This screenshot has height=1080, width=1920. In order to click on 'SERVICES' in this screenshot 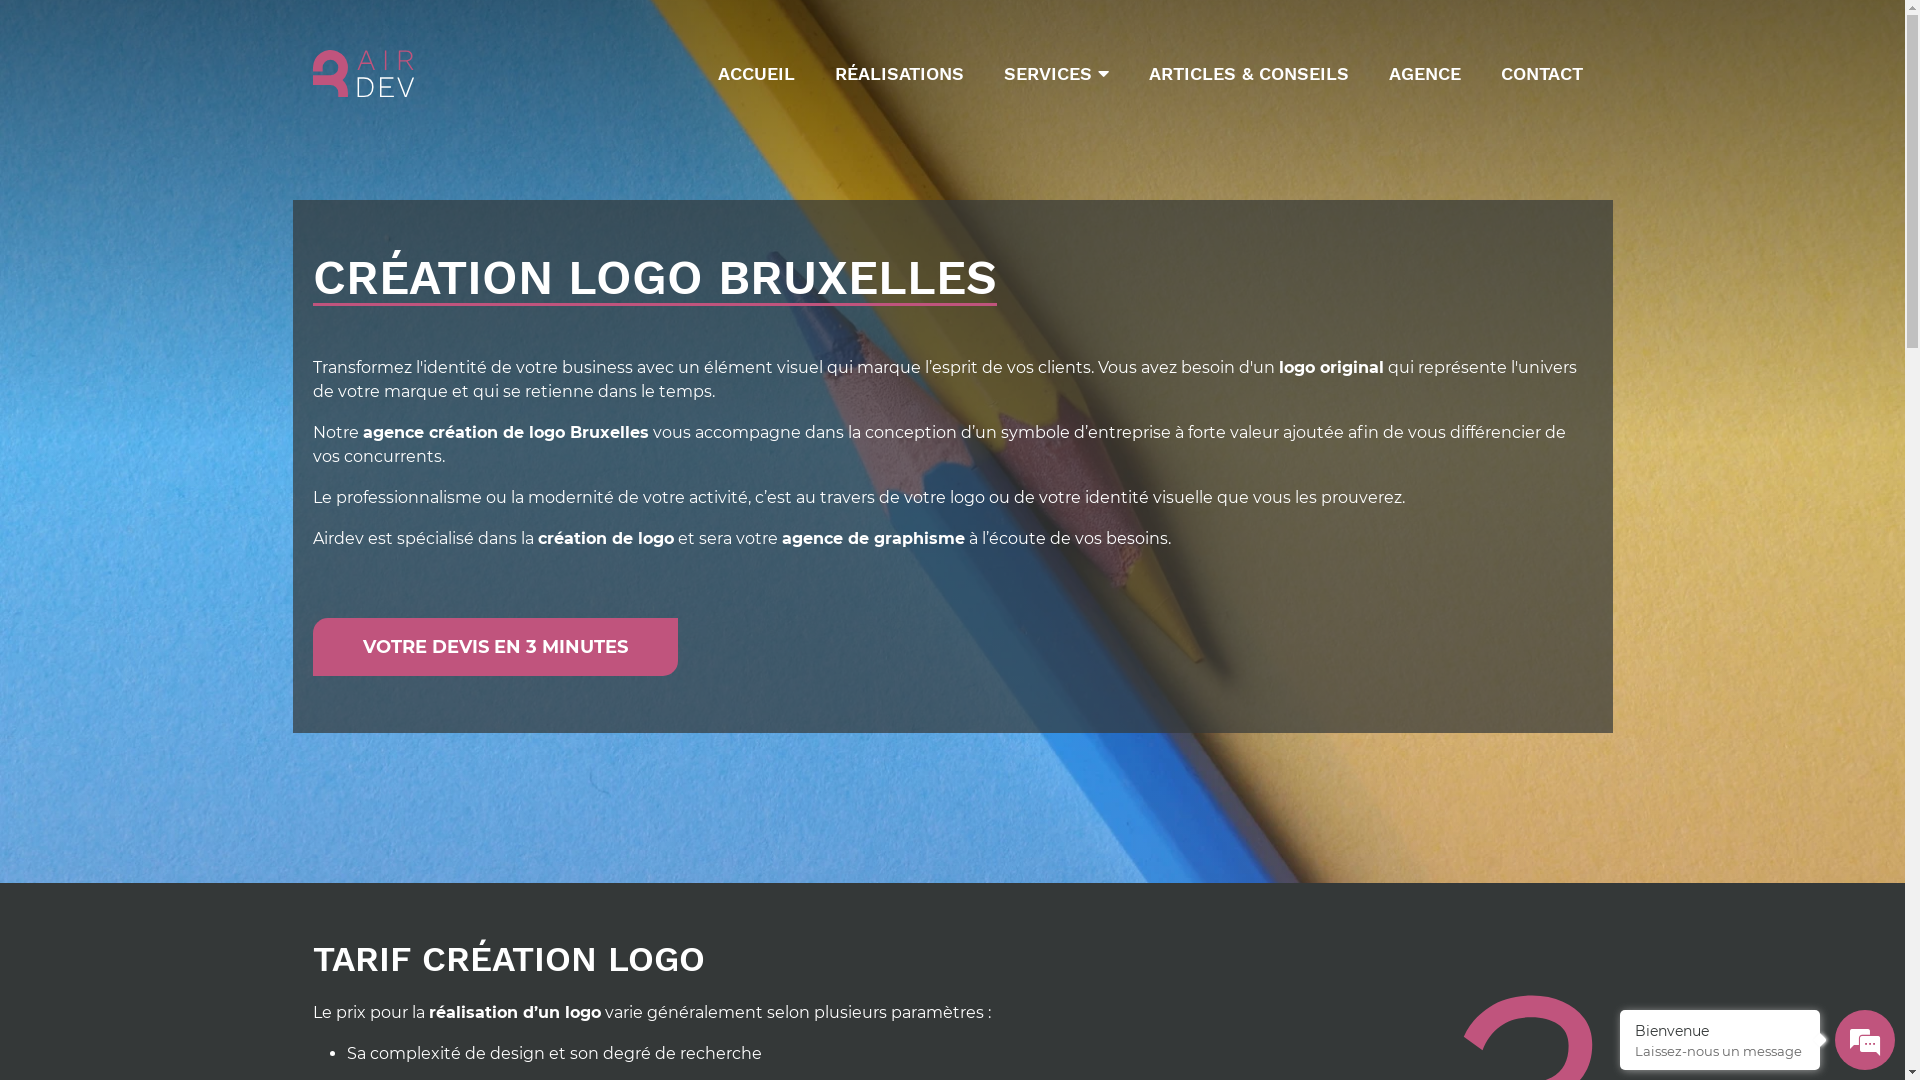, I will do `click(993, 72)`.